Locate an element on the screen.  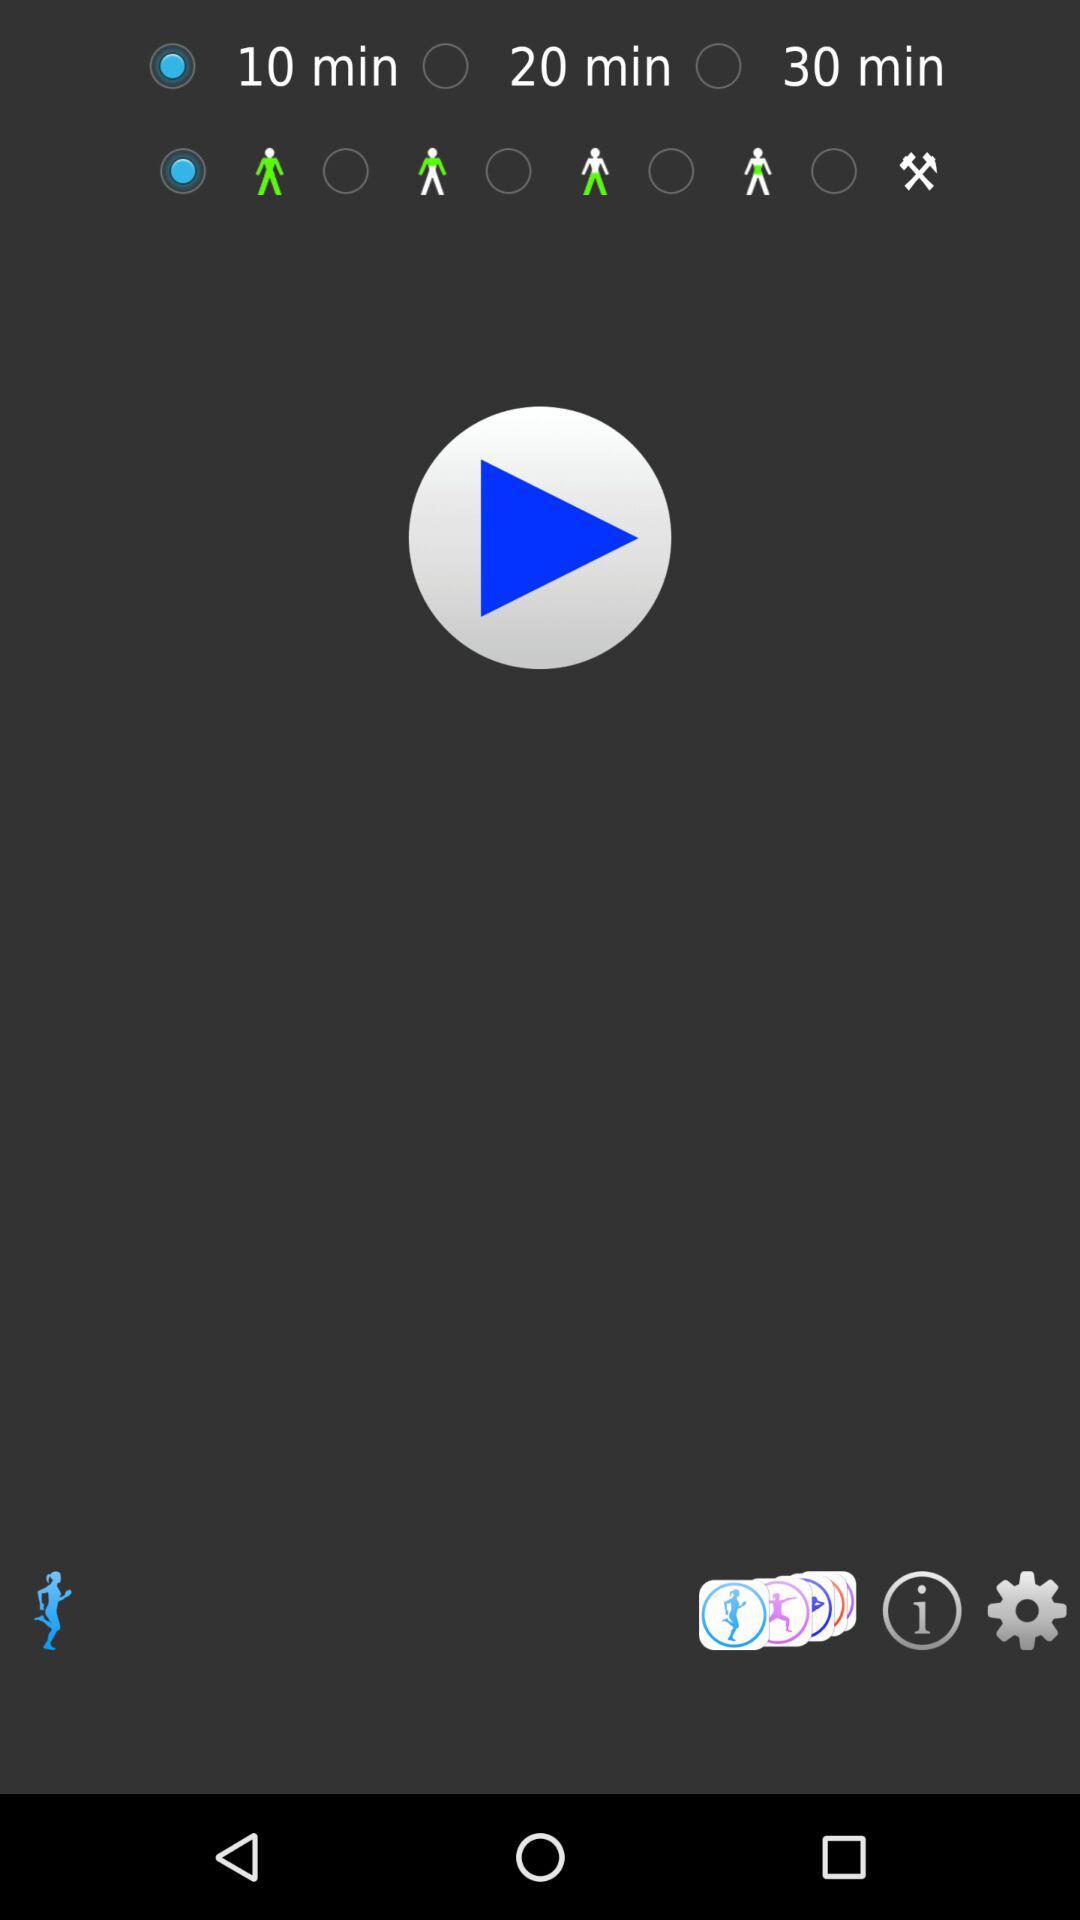
different time is located at coordinates (729, 66).